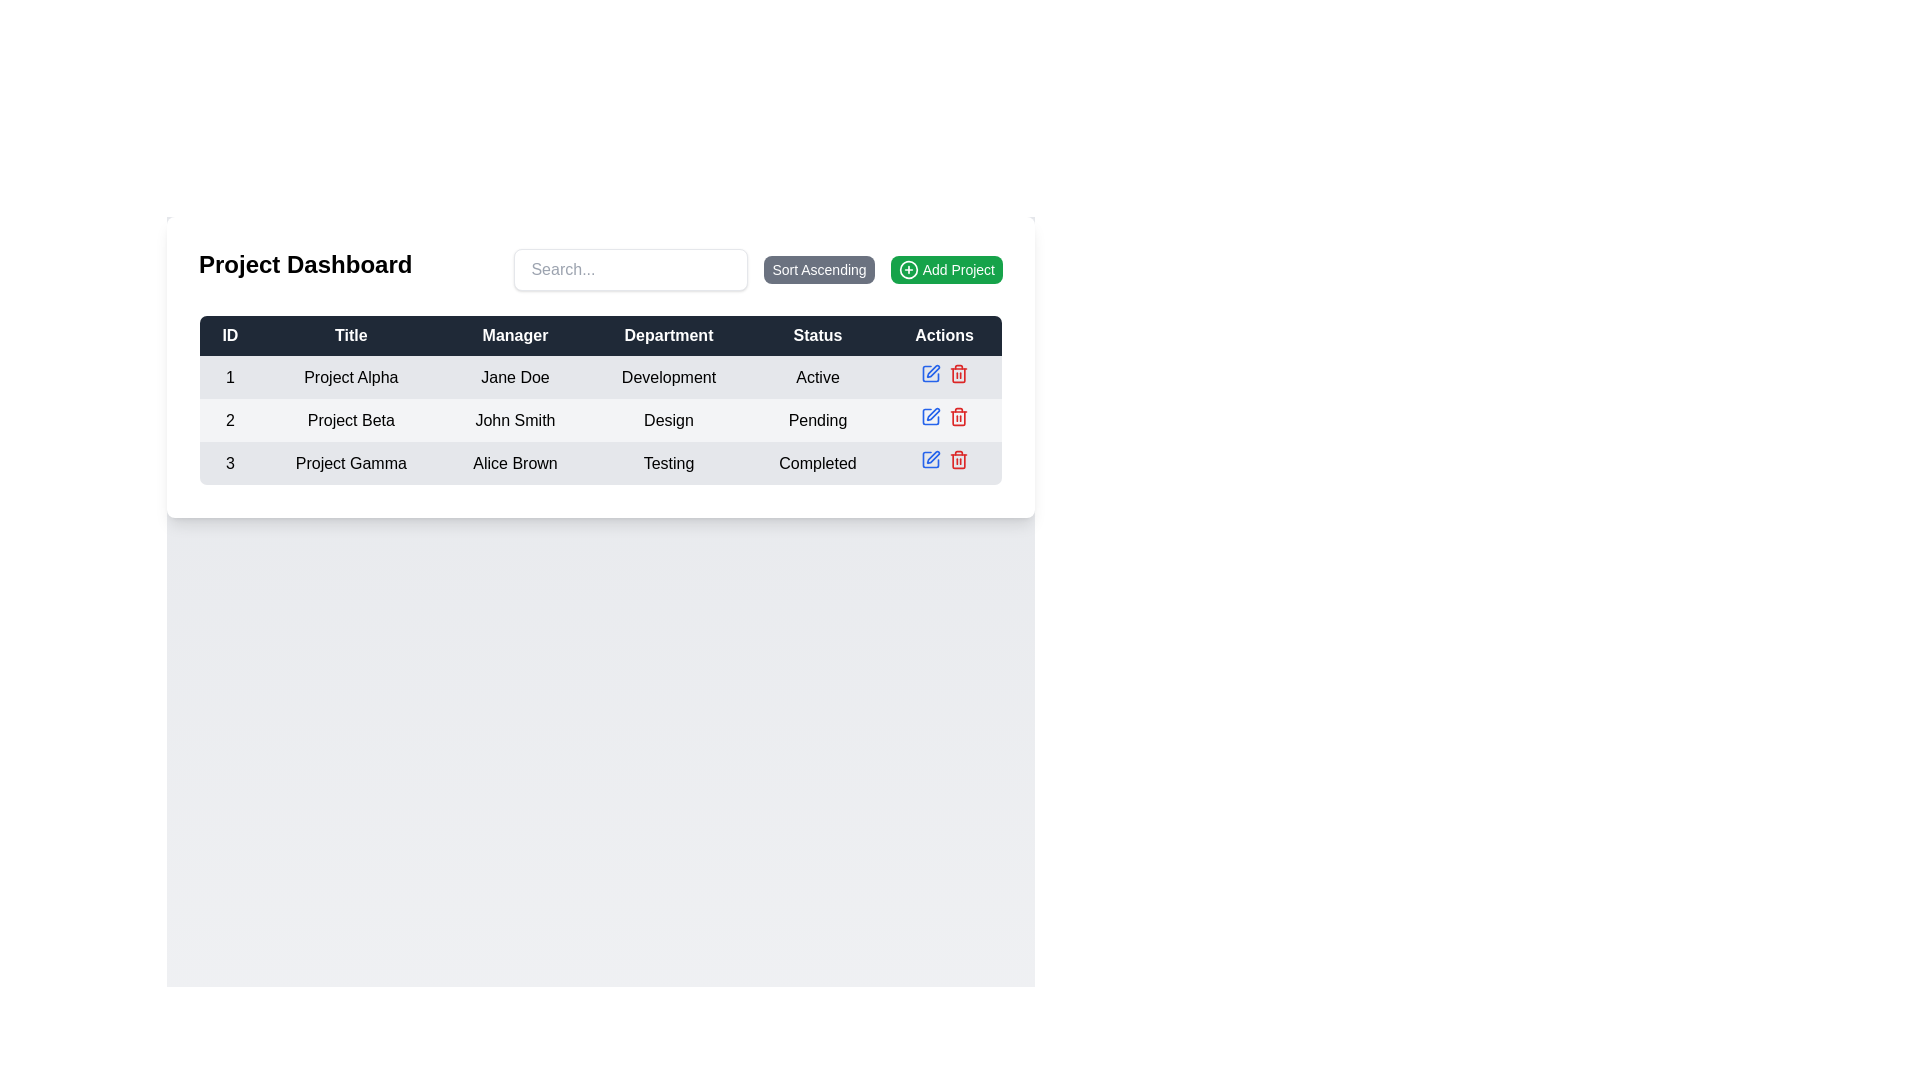 This screenshot has width=1920, height=1080. What do you see at coordinates (907, 270) in the screenshot?
I see `the circular plus-shaped icon with a green border located to the left of the 'Add Project' button` at bounding box center [907, 270].